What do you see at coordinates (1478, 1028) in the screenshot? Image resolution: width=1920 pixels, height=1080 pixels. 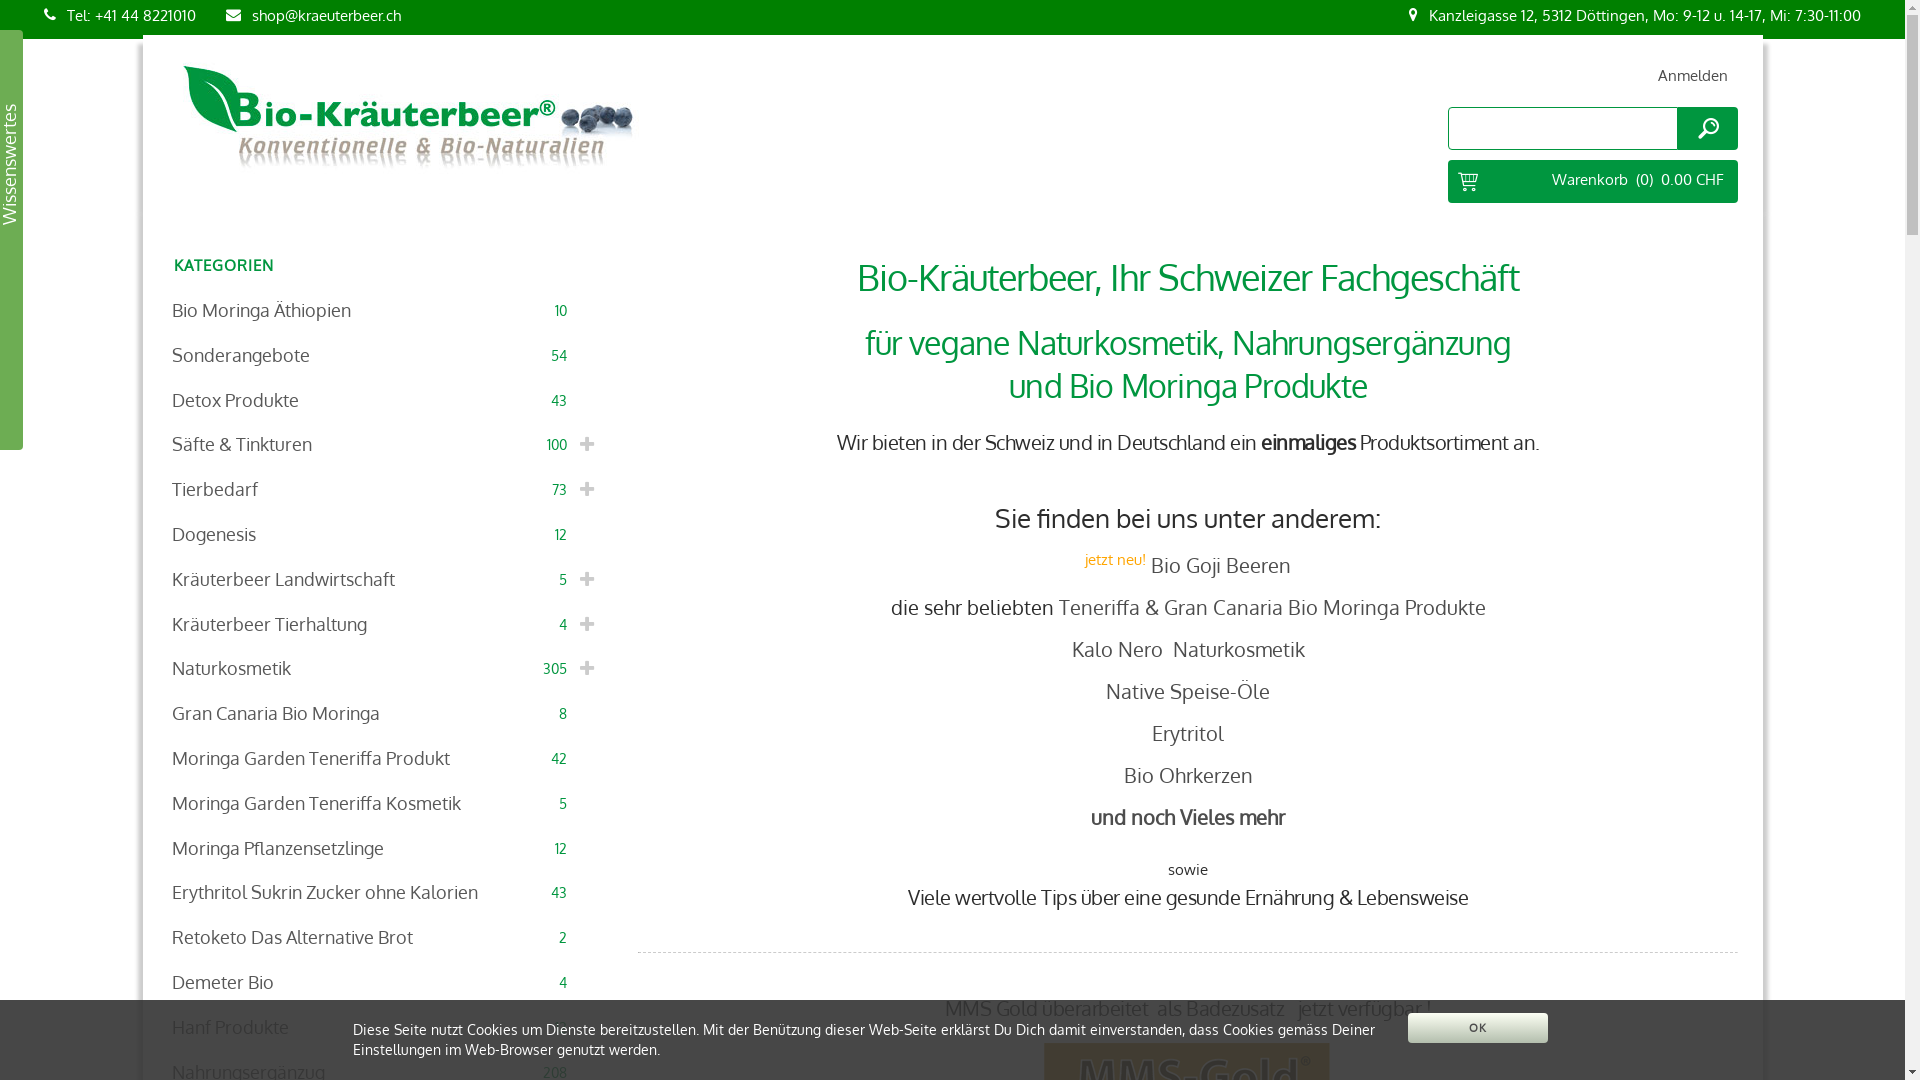 I see `'OK'` at bounding box center [1478, 1028].